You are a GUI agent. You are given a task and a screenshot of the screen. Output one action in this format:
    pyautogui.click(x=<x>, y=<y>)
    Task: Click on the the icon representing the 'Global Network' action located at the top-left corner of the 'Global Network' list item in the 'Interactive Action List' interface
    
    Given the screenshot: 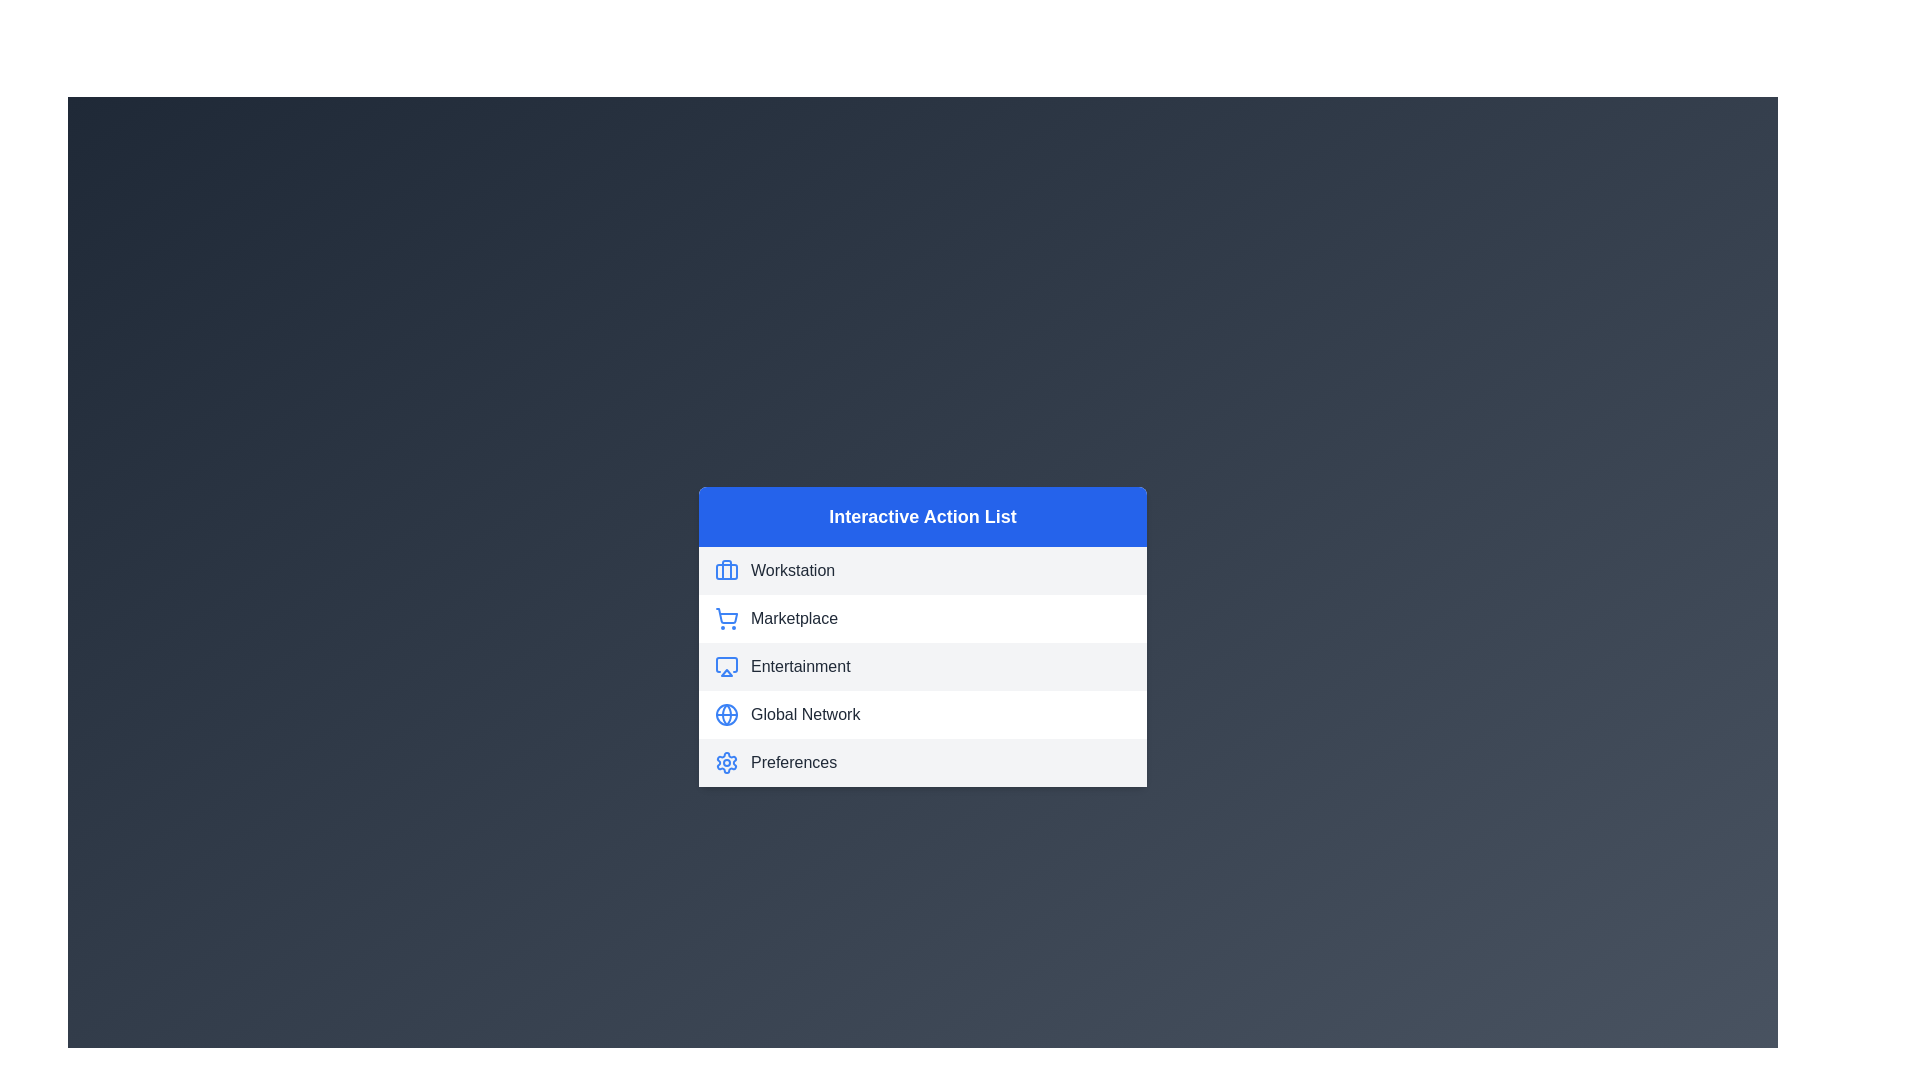 What is the action you would take?
    pyautogui.click(x=725, y=713)
    